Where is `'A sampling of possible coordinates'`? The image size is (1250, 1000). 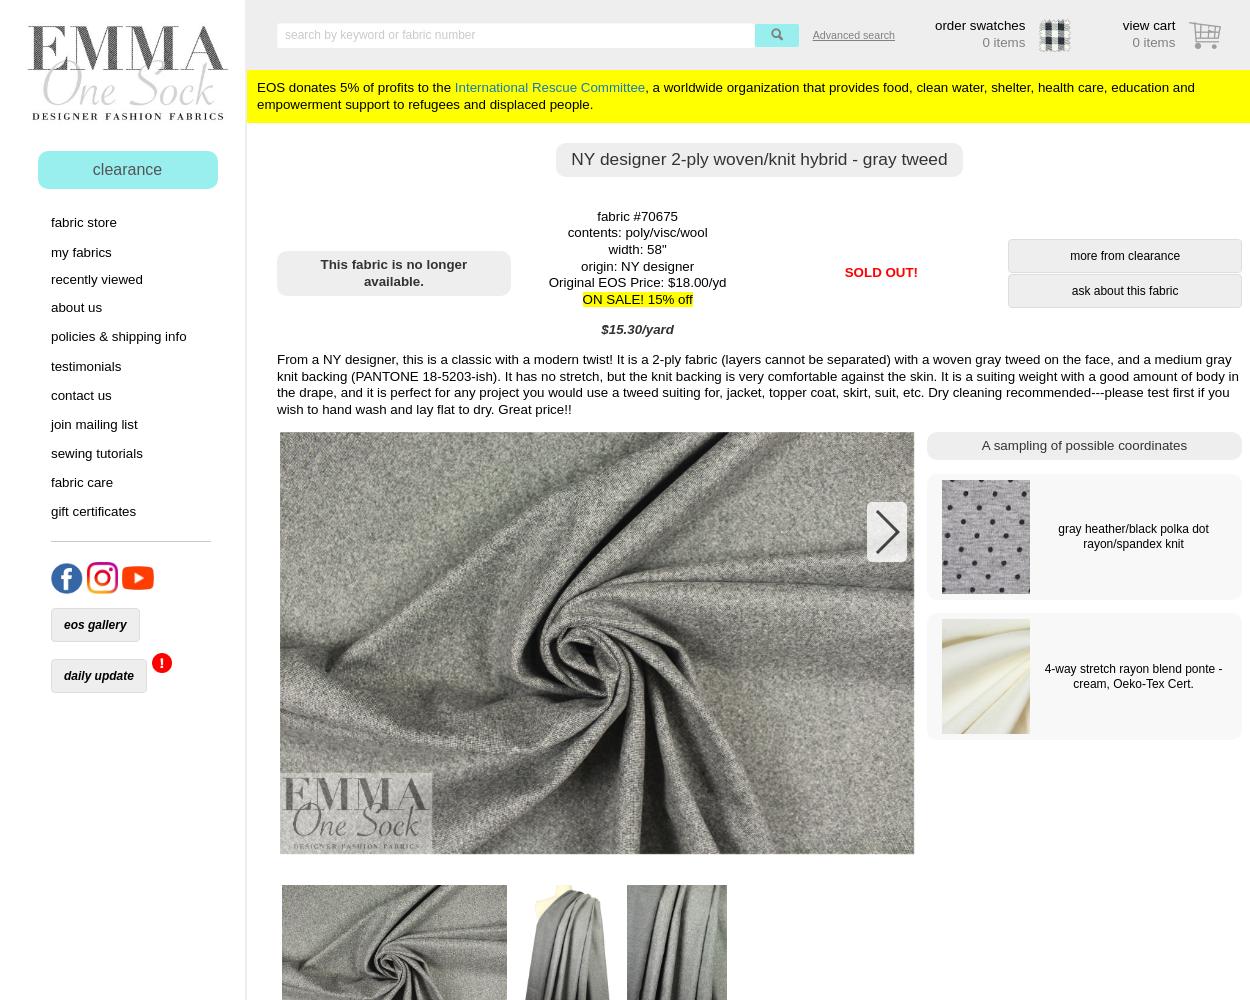 'A sampling of possible coordinates' is located at coordinates (980, 443).